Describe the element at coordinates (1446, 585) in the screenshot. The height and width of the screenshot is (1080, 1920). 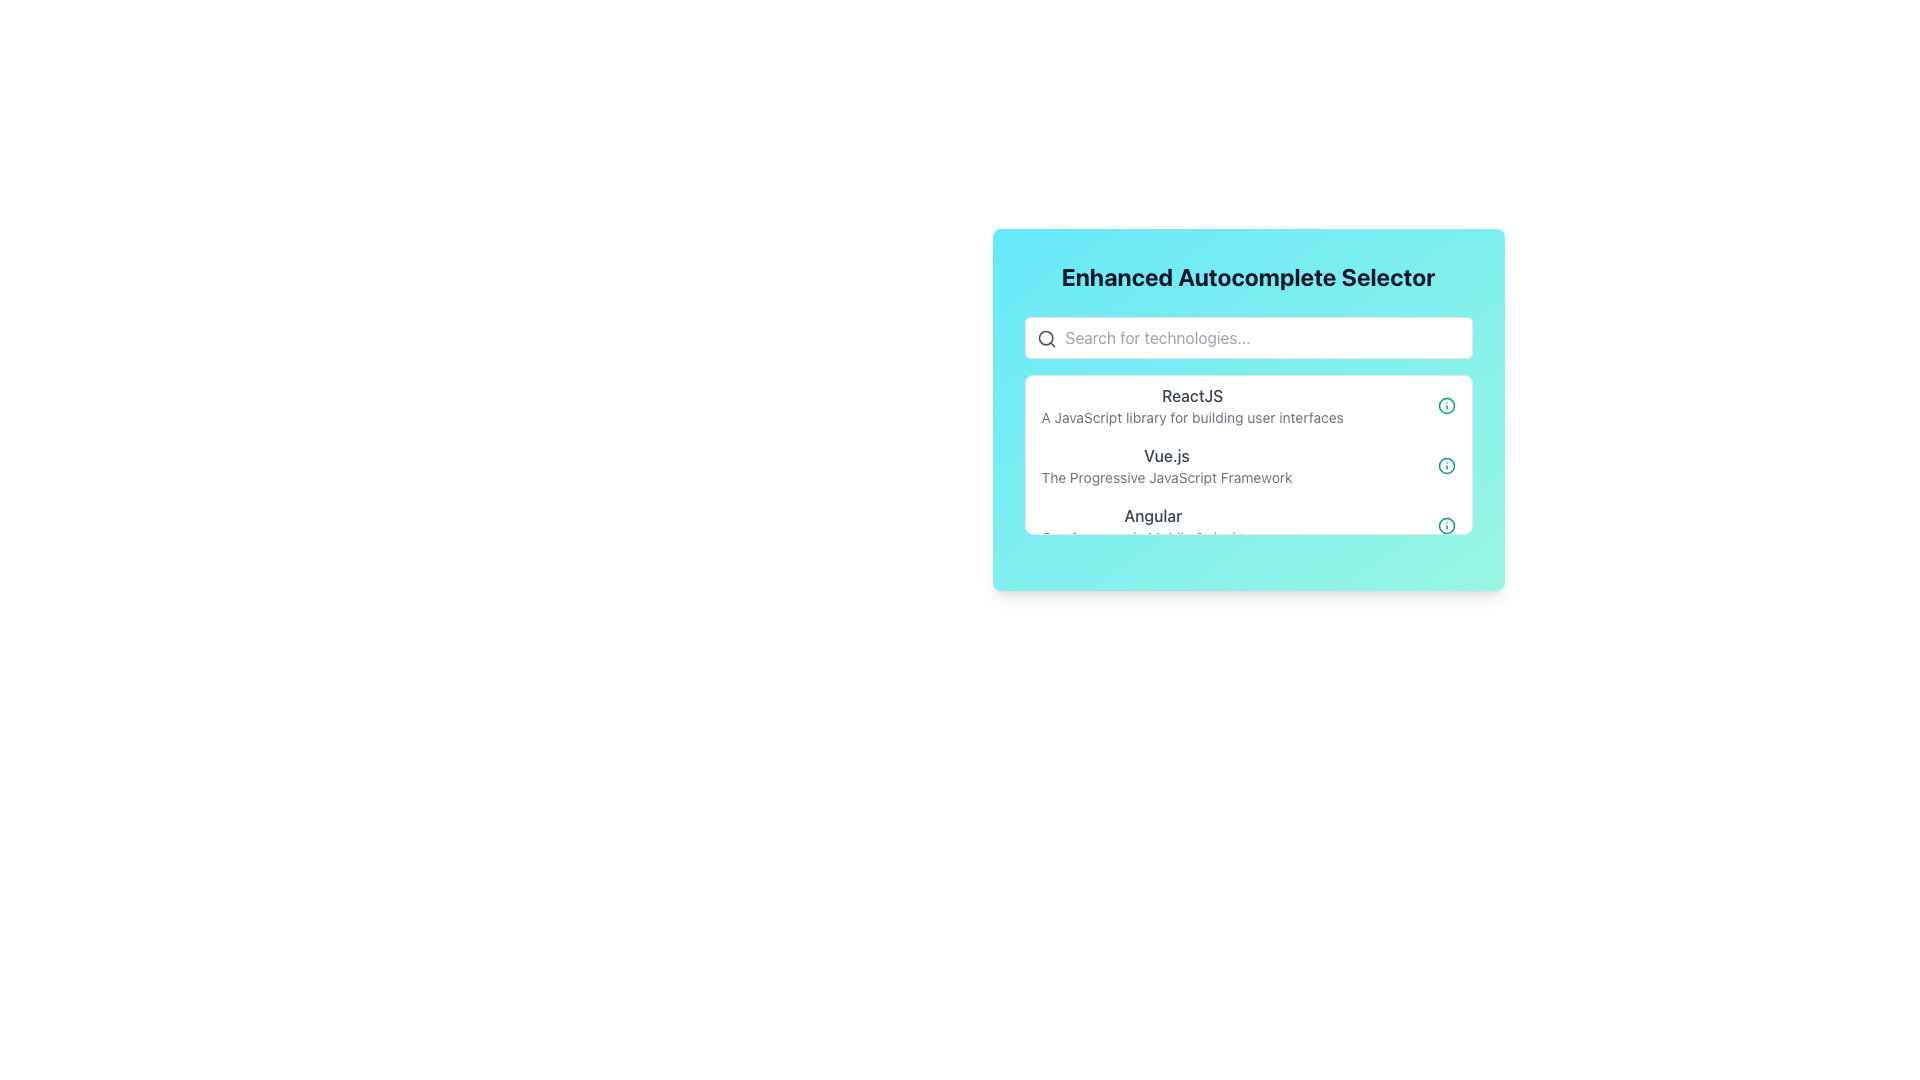
I see `the light teal circle element within the SVG icon located in the bottom right corner of the card interface` at that location.